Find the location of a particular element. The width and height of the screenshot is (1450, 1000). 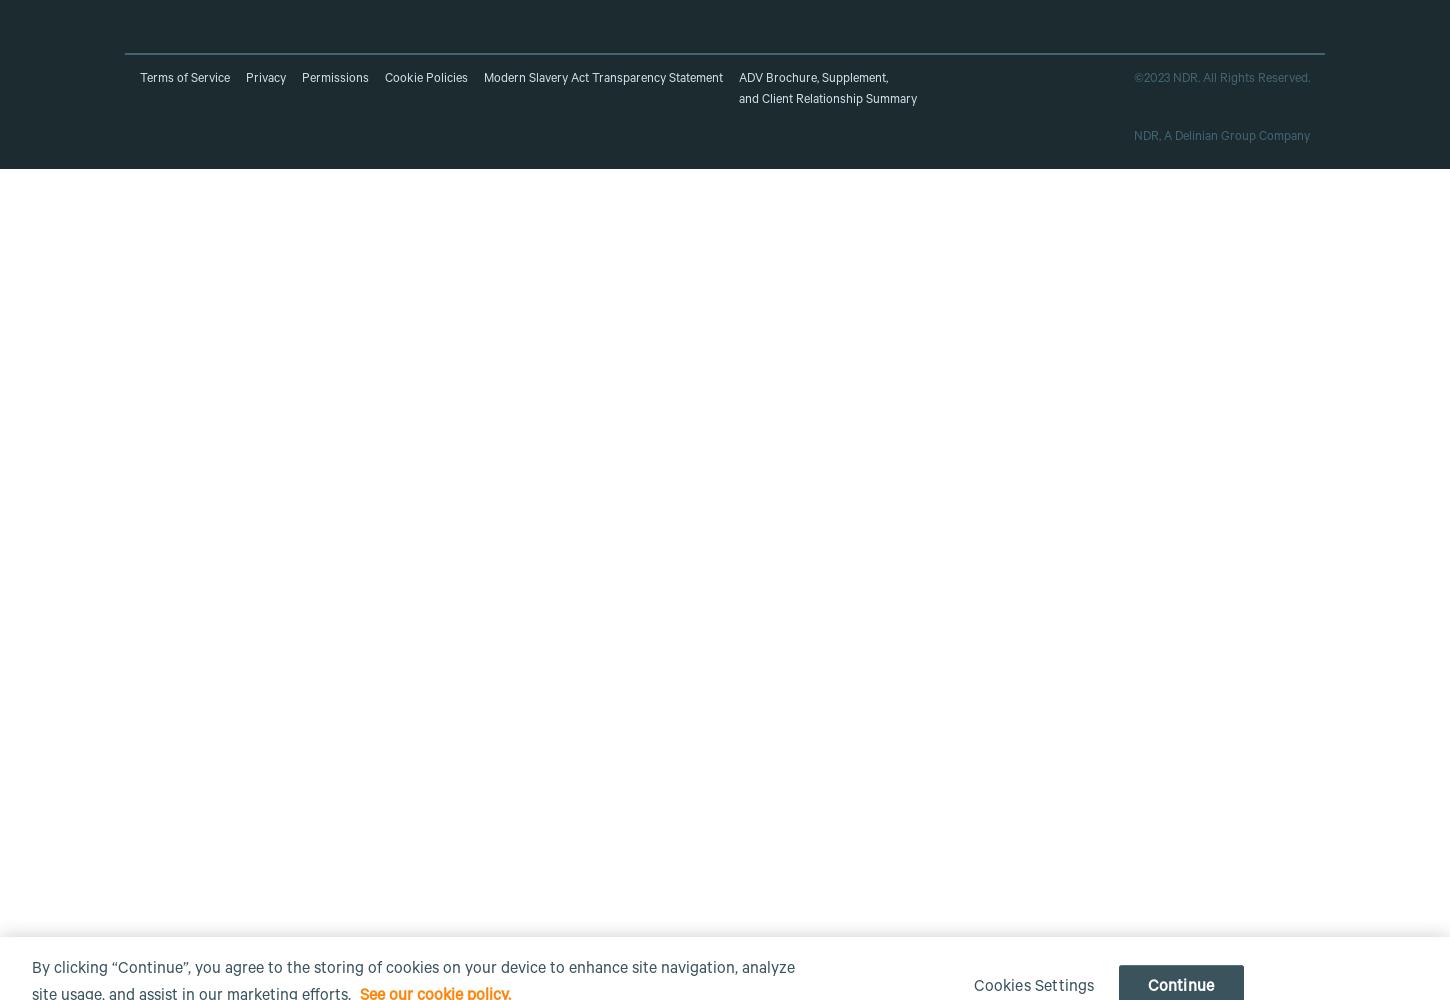

'Privacy' is located at coordinates (265, 78).